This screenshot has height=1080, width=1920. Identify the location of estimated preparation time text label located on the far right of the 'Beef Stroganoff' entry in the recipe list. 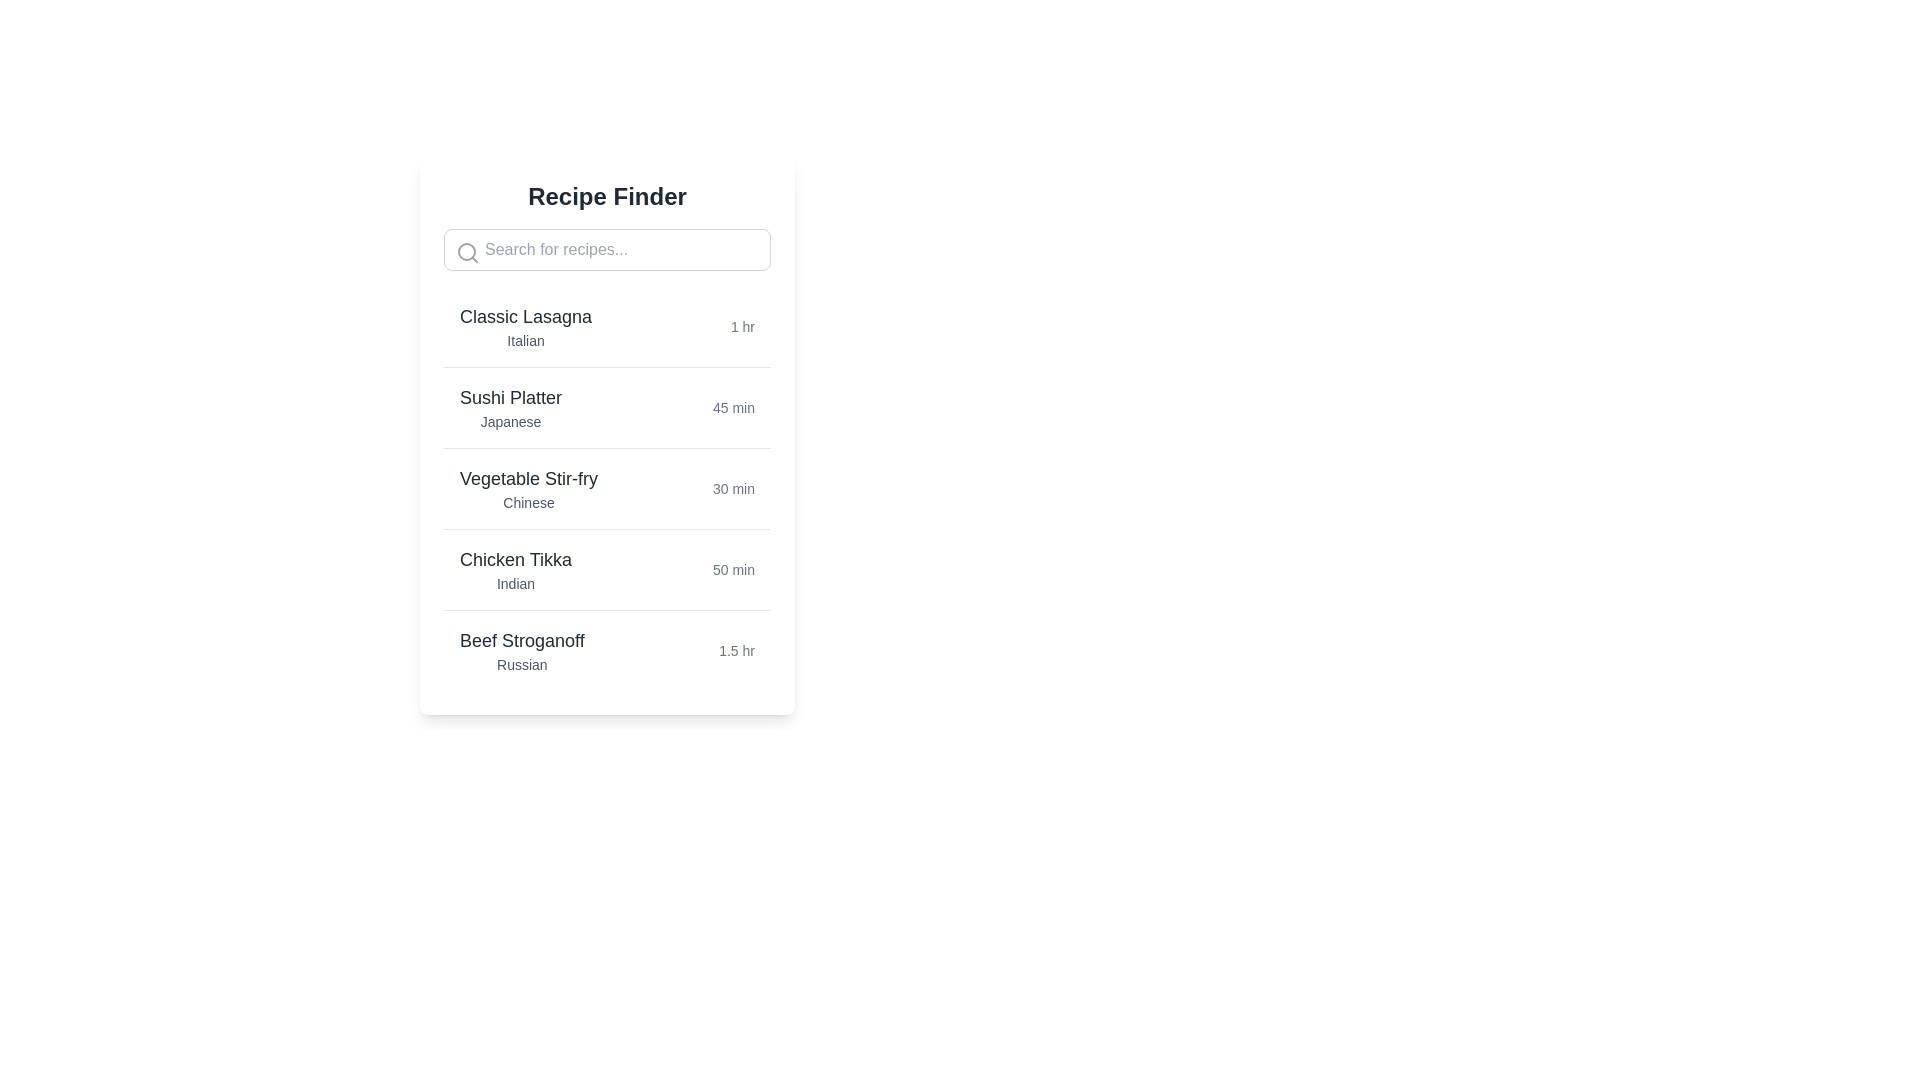
(736, 651).